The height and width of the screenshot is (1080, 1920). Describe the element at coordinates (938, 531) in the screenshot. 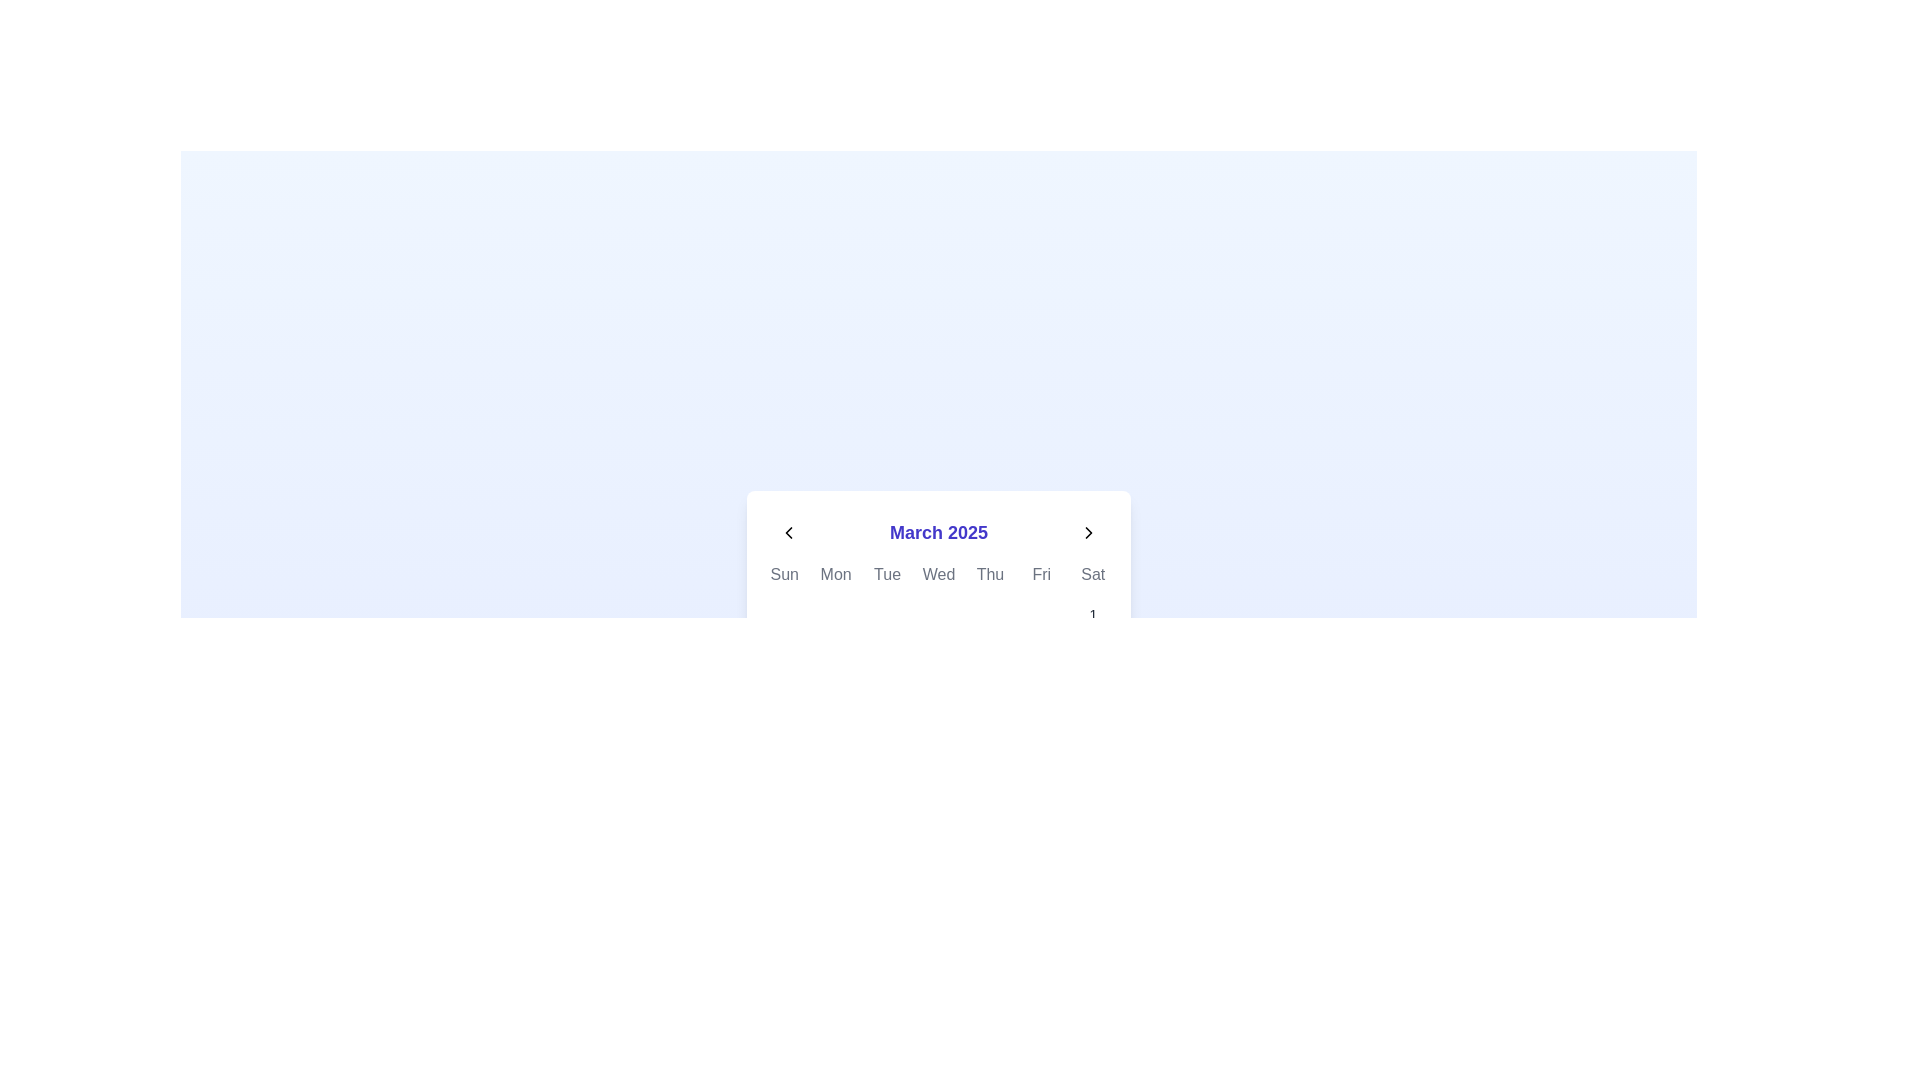

I see `the Text label that indicates the currently displayed month and year in the calendar widget, located at the top section between the navigation icons` at that location.